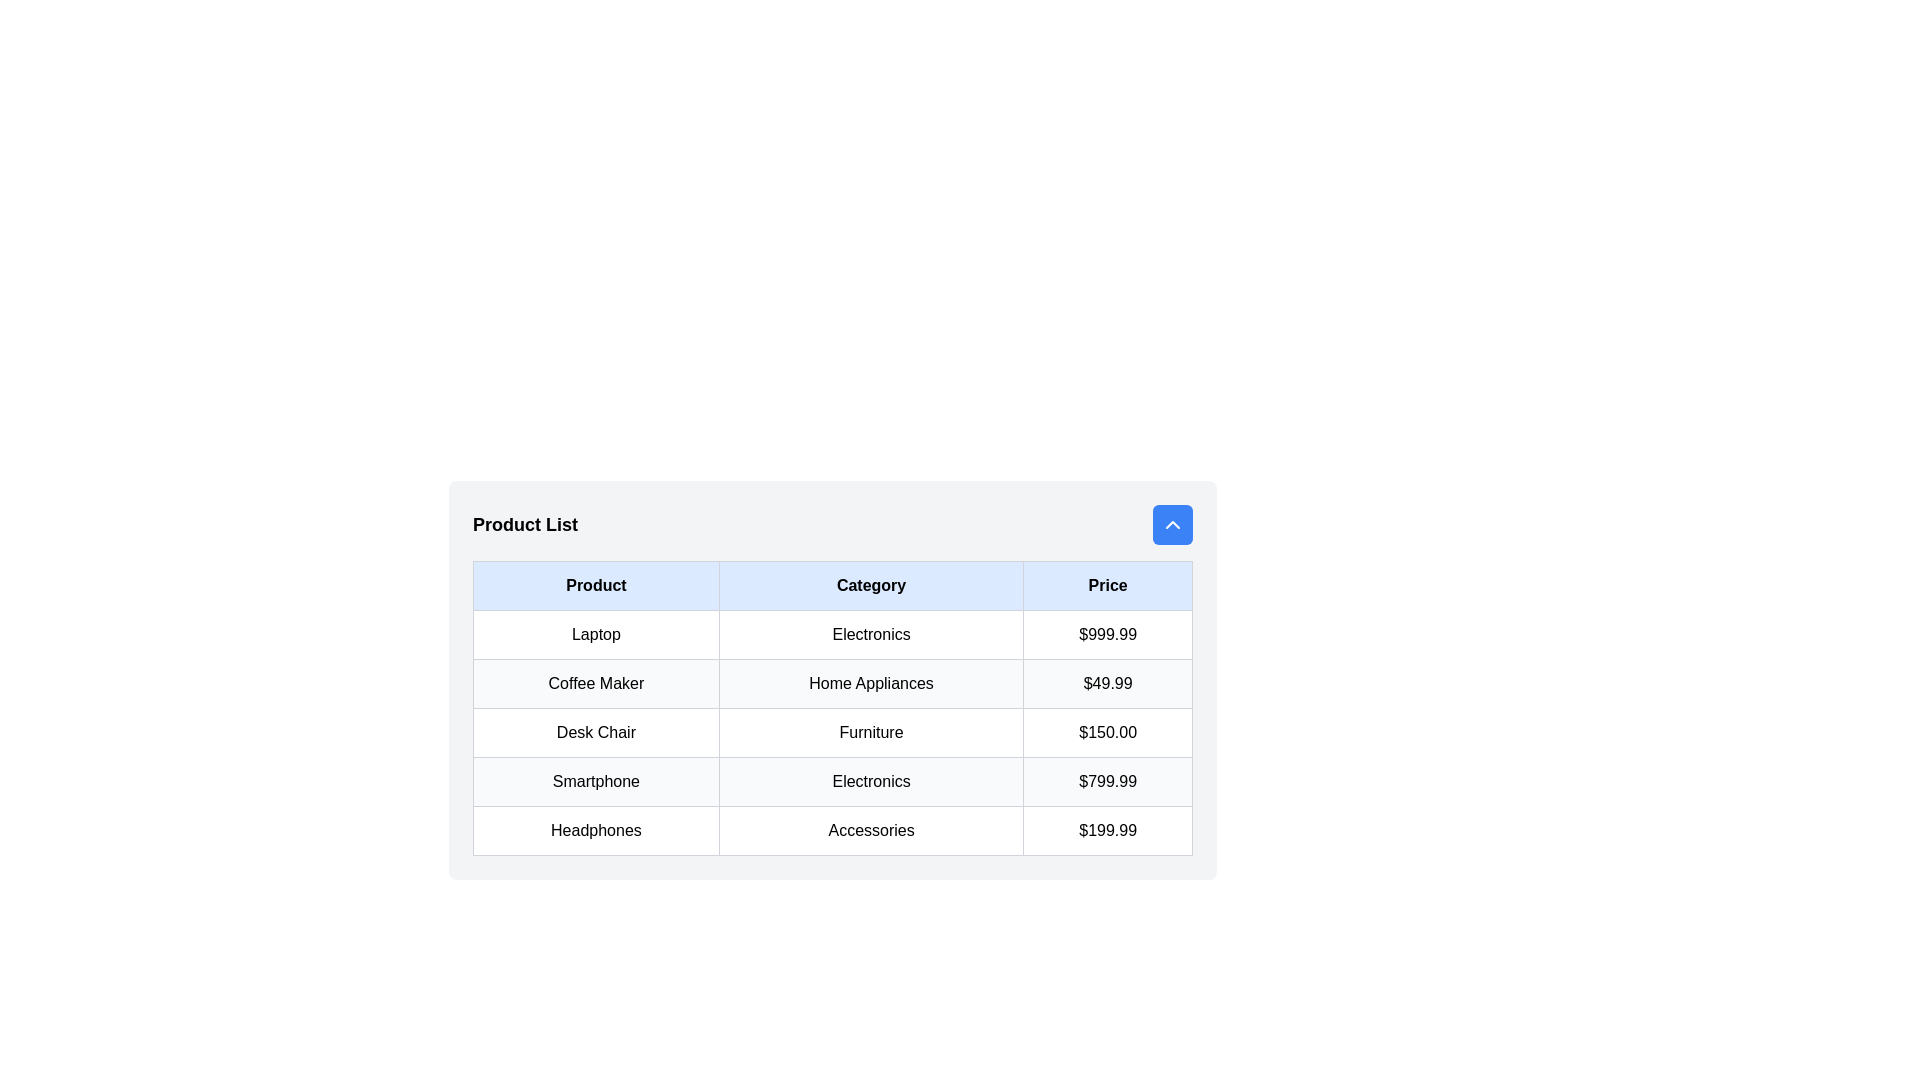 Image resolution: width=1920 pixels, height=1080 pixels. What do you see at coordinates (525, 523) in the screenshot?
I see `the Text Label that serves as a header for the product list, located at the top of the product listing table` at bounding box center [525, 523].